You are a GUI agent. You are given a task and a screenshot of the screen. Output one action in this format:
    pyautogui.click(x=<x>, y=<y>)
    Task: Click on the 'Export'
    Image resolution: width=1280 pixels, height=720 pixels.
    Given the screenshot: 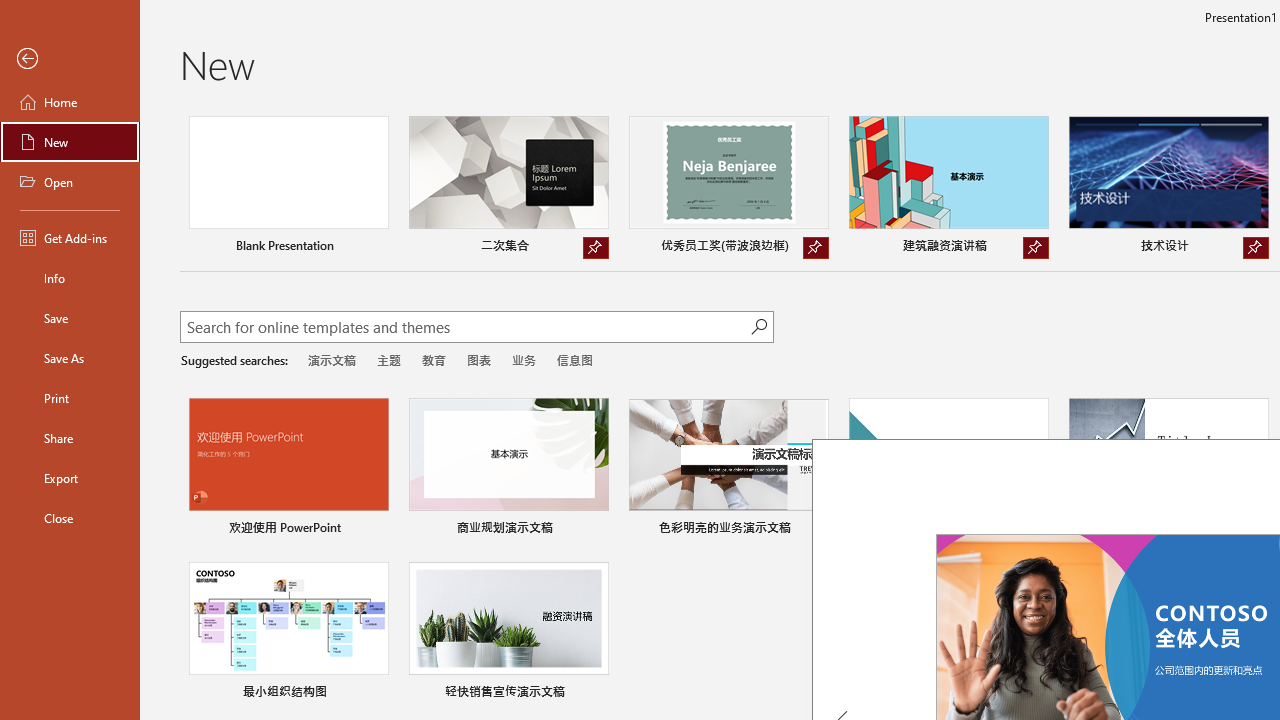 What is the action you would take?
    pyautogui.click(x=69, y=478)
    